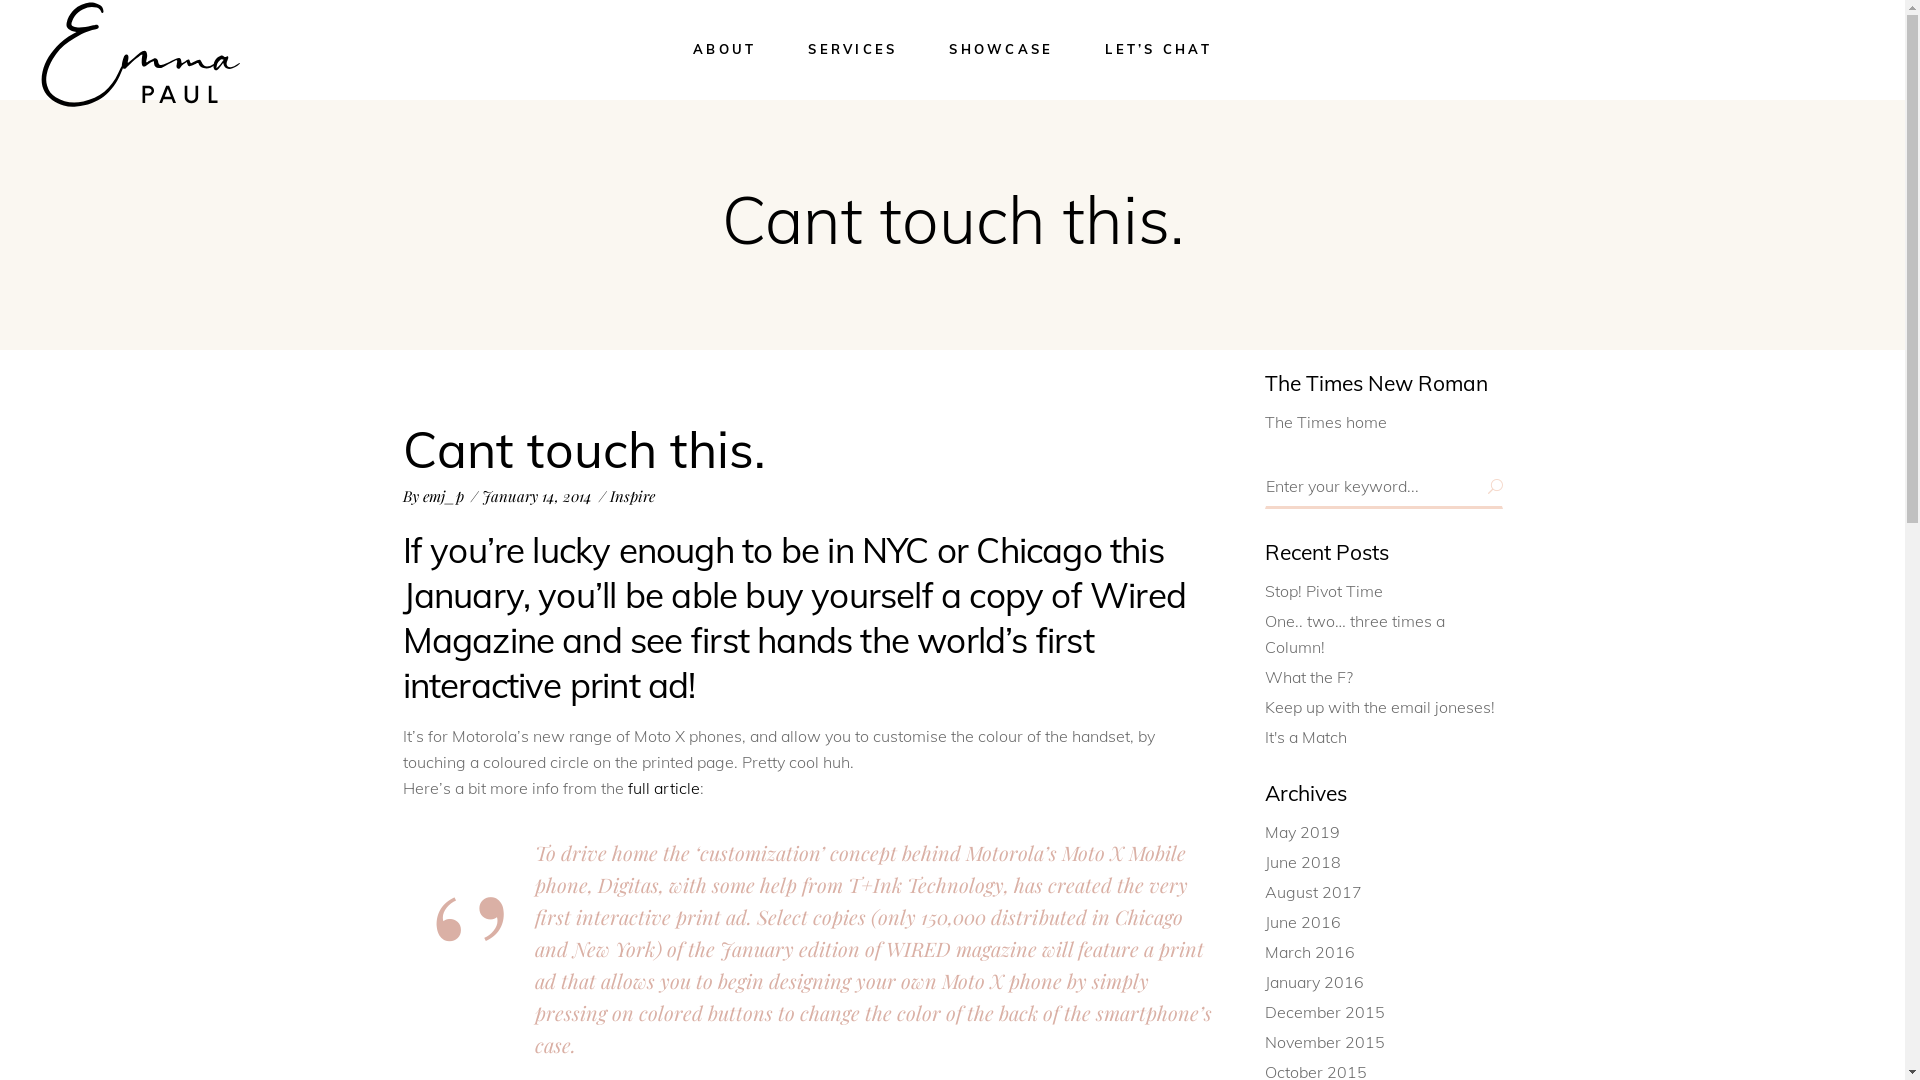  I want to click on 'Keep up with the email joneses!', so click(1379, 705).